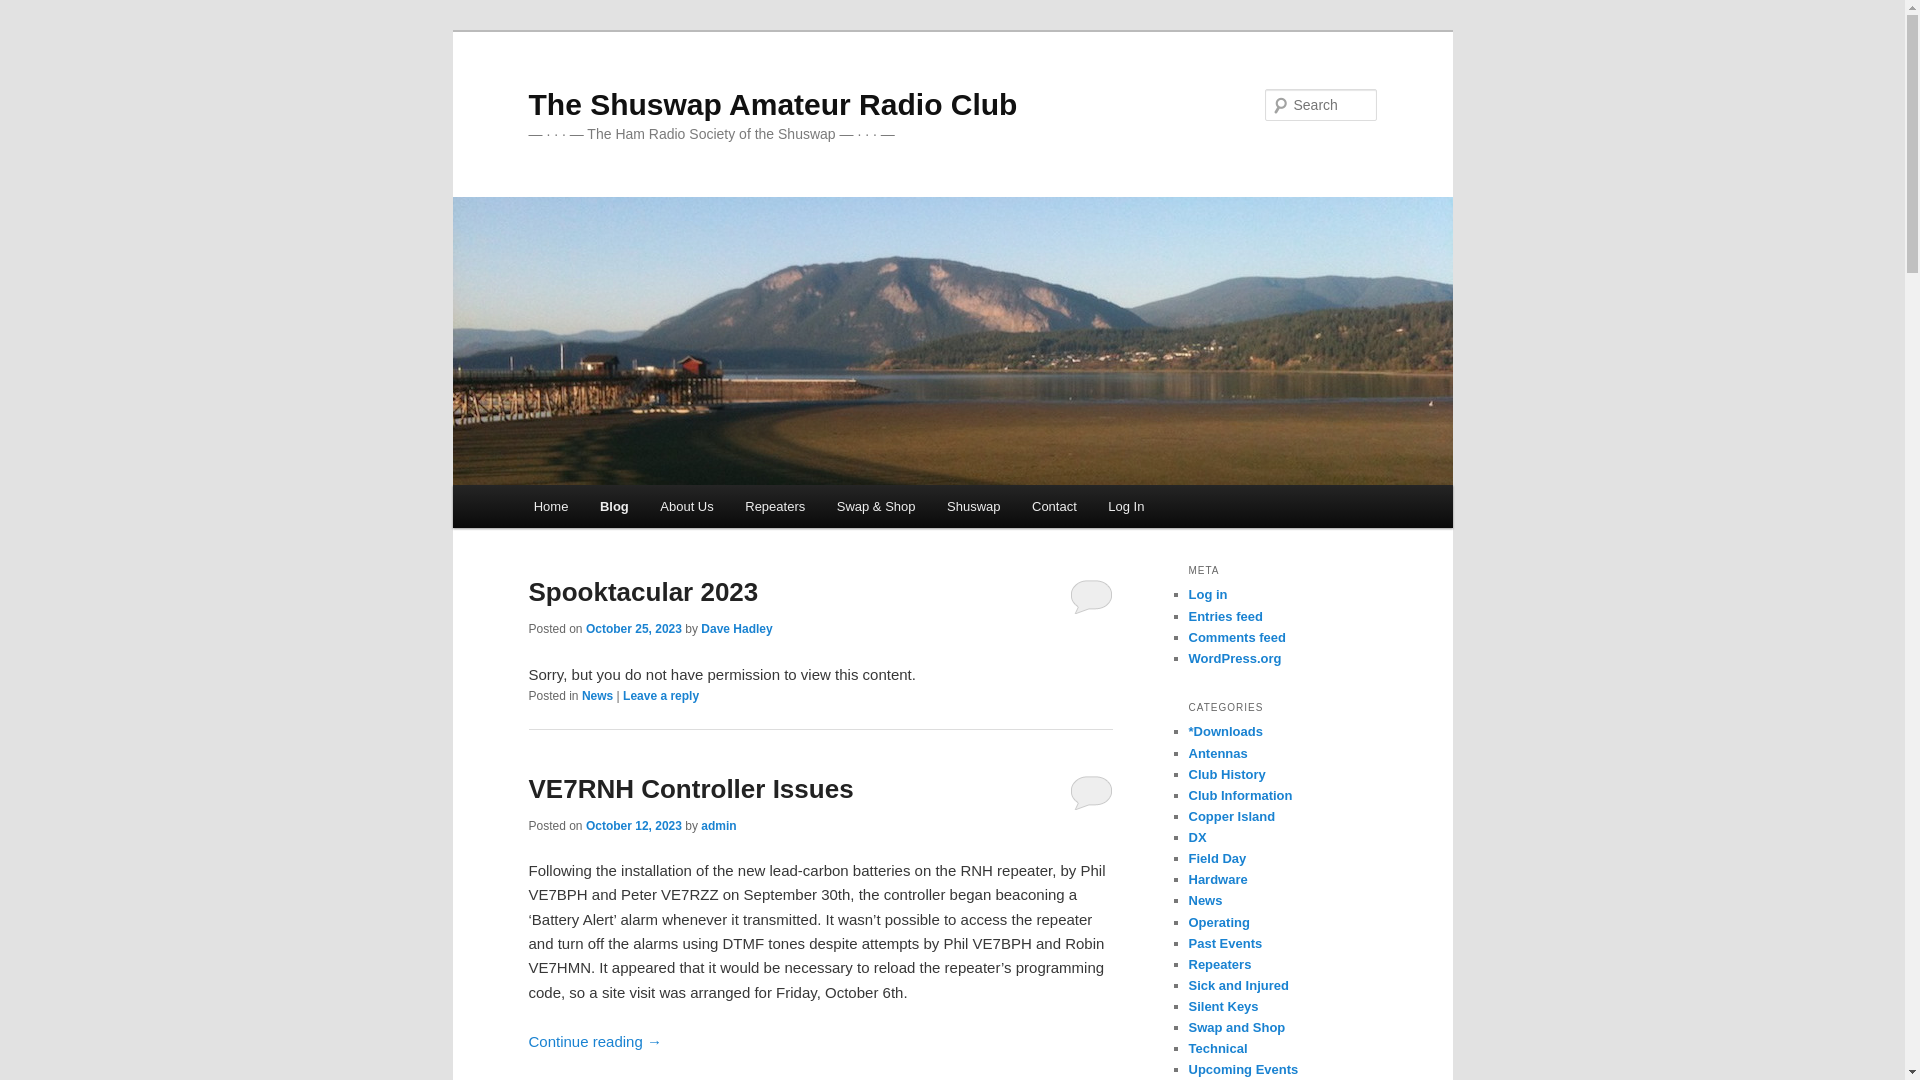 This screenshot has height=1080, width=1920. What do you see at coordinates (973, 505) in the screenshot?
I see `'Shuswap'` at bounding box center [973, 505].